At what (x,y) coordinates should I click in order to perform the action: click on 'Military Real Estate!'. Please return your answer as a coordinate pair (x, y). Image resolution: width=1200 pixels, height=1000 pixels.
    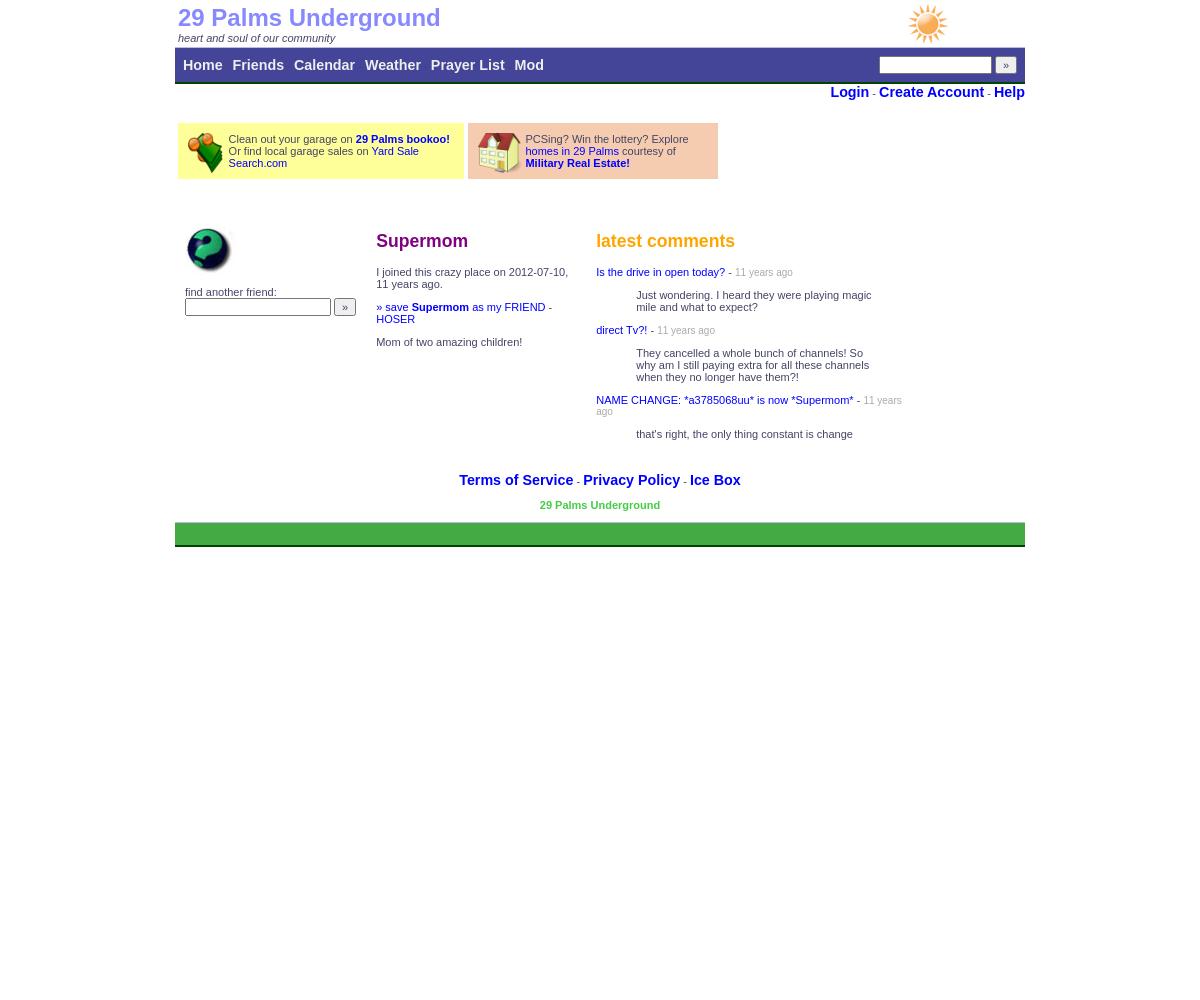
    Looking at the image, I should click on (575, 163).